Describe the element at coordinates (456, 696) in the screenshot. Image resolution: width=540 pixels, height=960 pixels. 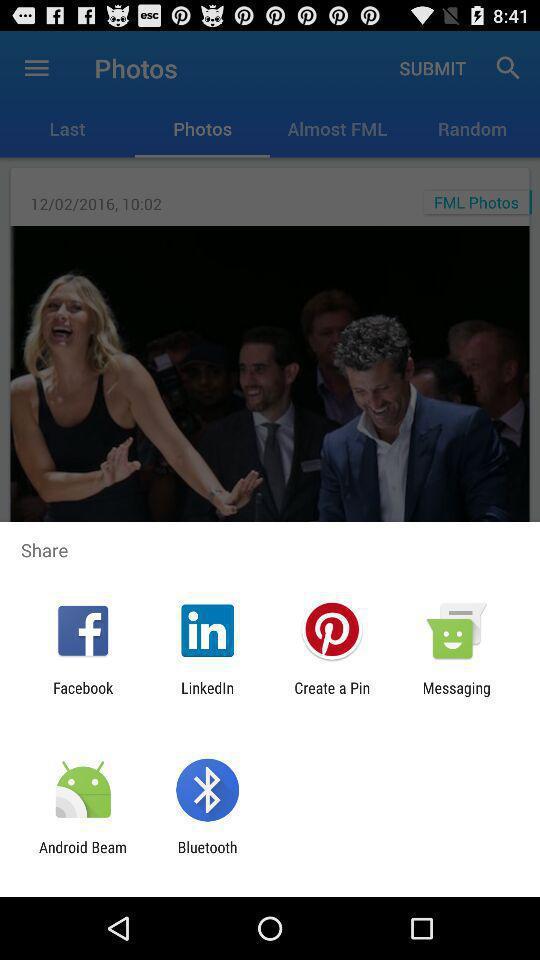
I see `app at the bottom right corner` at that location.